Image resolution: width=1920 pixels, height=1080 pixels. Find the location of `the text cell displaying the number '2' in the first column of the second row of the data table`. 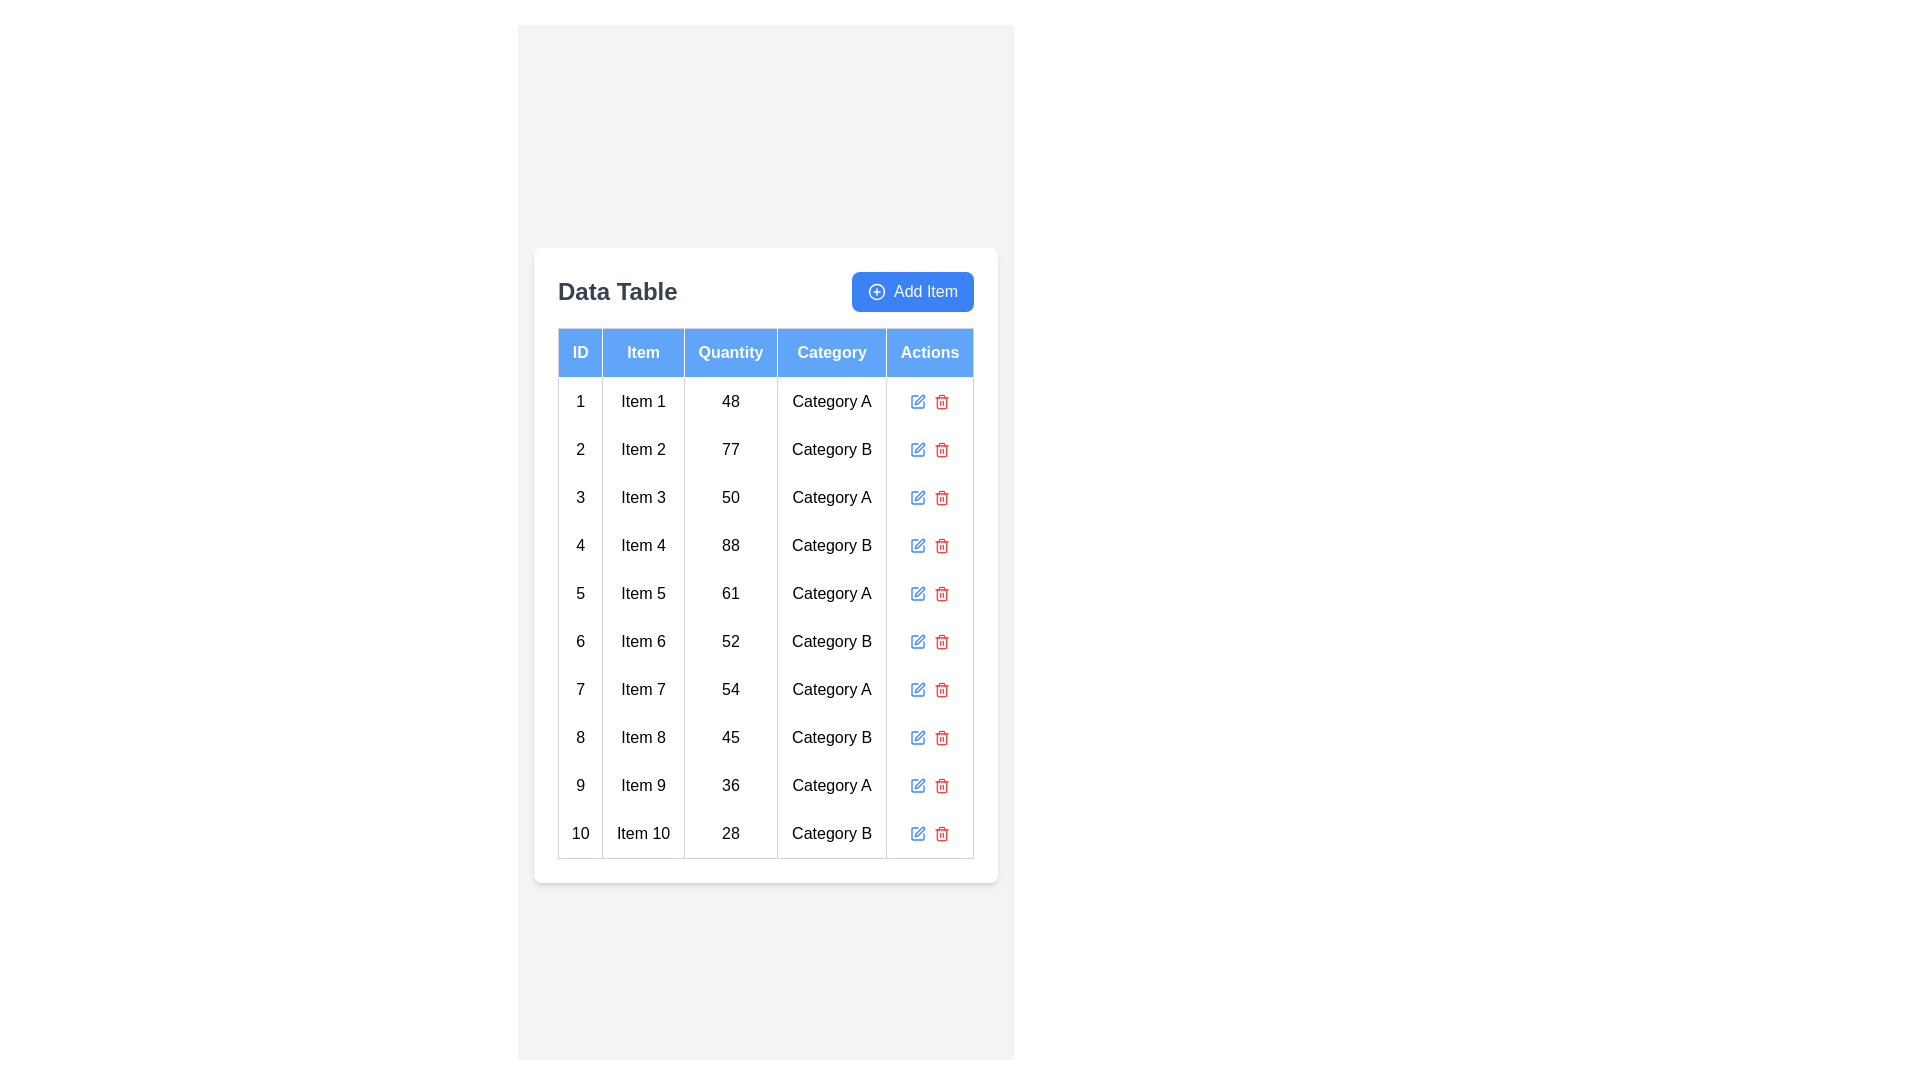

the text cell displaying the number '2' in the first column of the second row of the data table is located at coordinates (579, 448).